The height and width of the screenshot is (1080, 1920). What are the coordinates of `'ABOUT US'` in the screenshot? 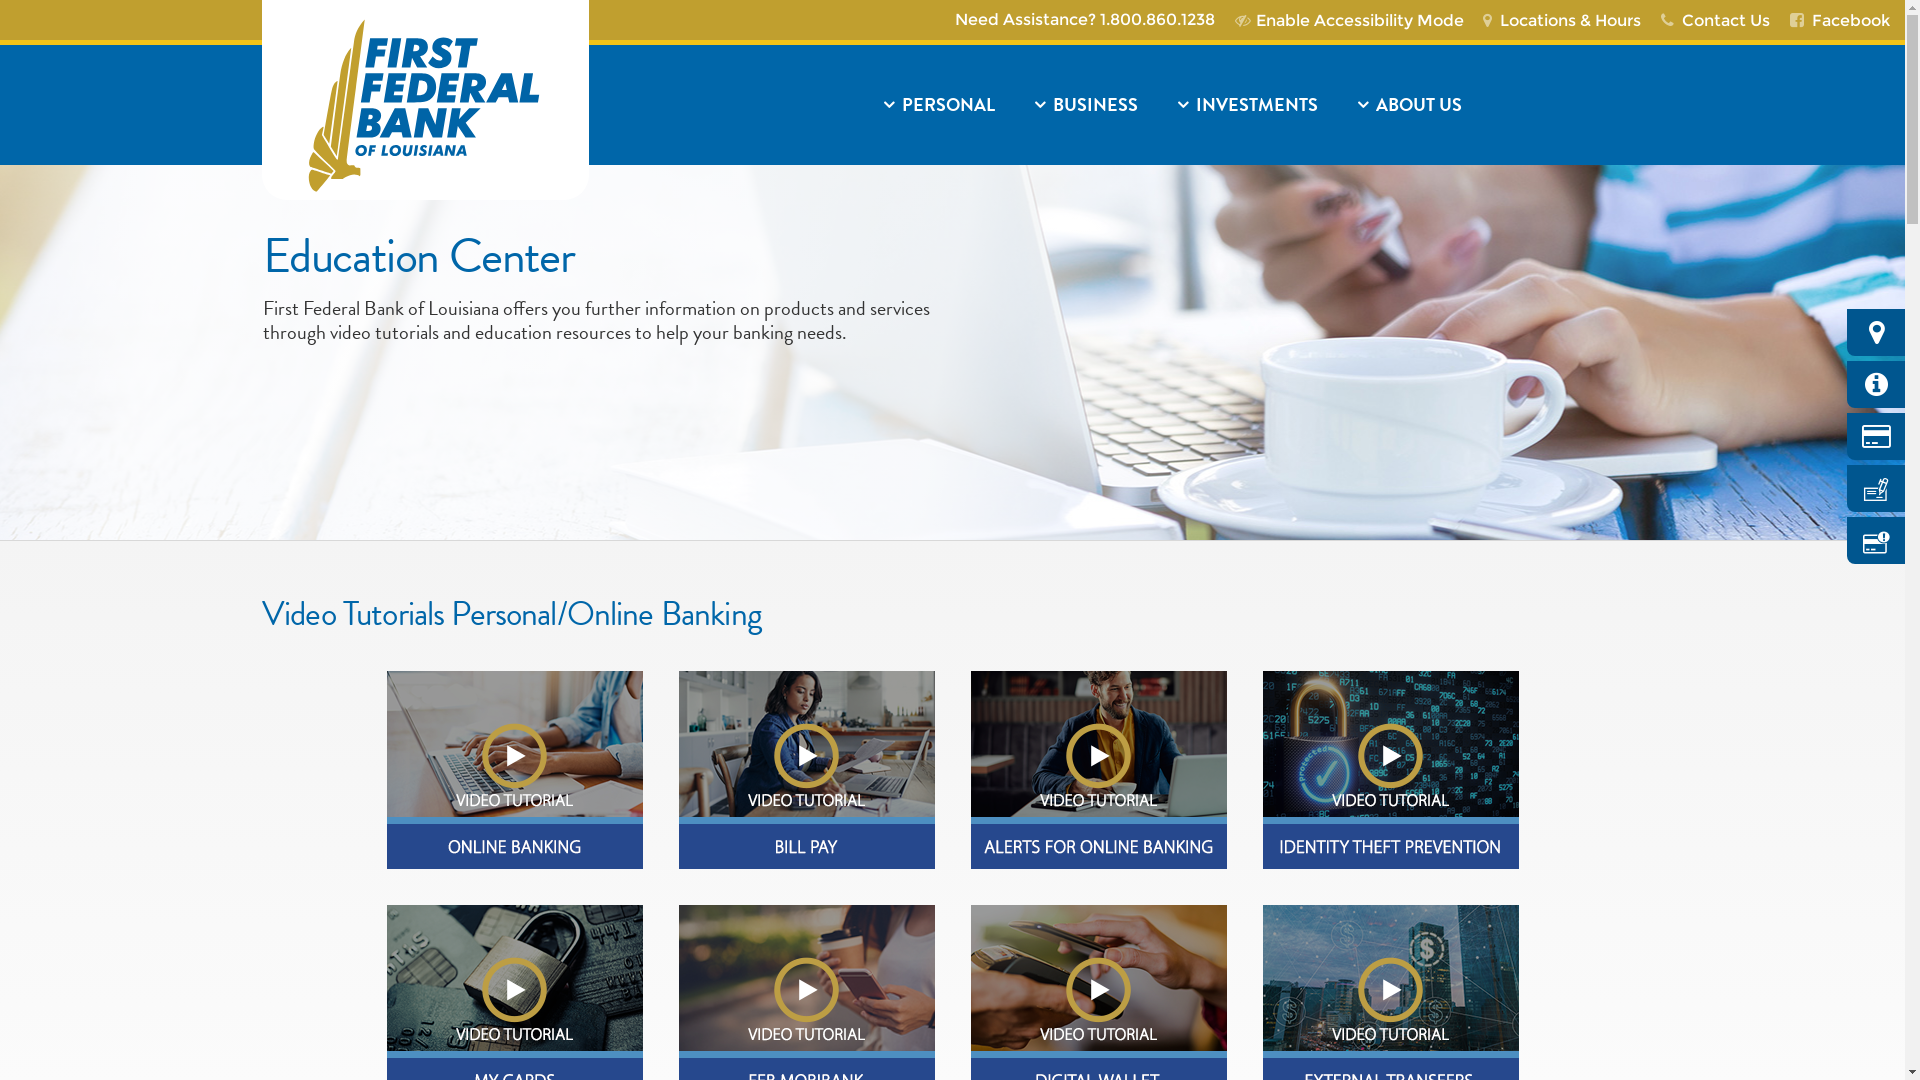 It's located at (1489, 104).